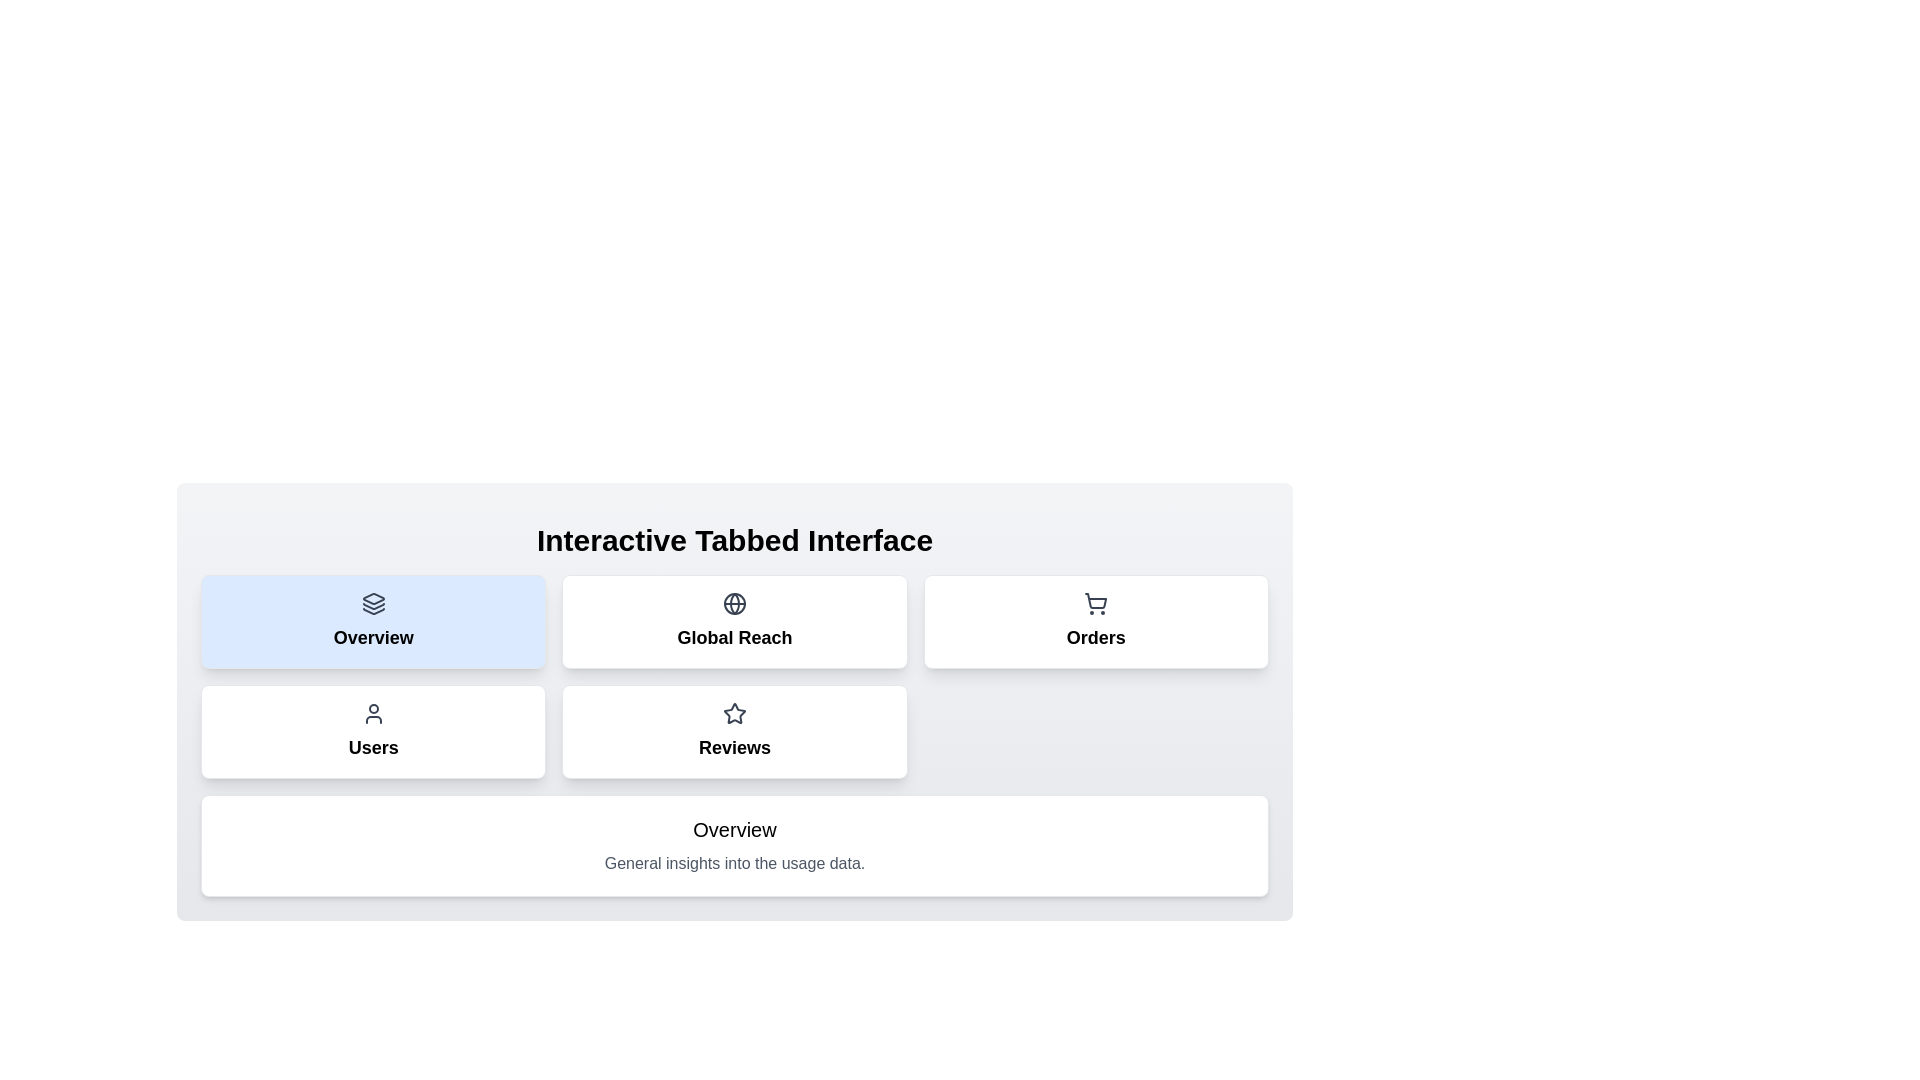 This screenshot has height=1080, width=1920. Describe the element at coordinates (373, 732) in the screenshot. I see `the tab labeled Users` at that location.